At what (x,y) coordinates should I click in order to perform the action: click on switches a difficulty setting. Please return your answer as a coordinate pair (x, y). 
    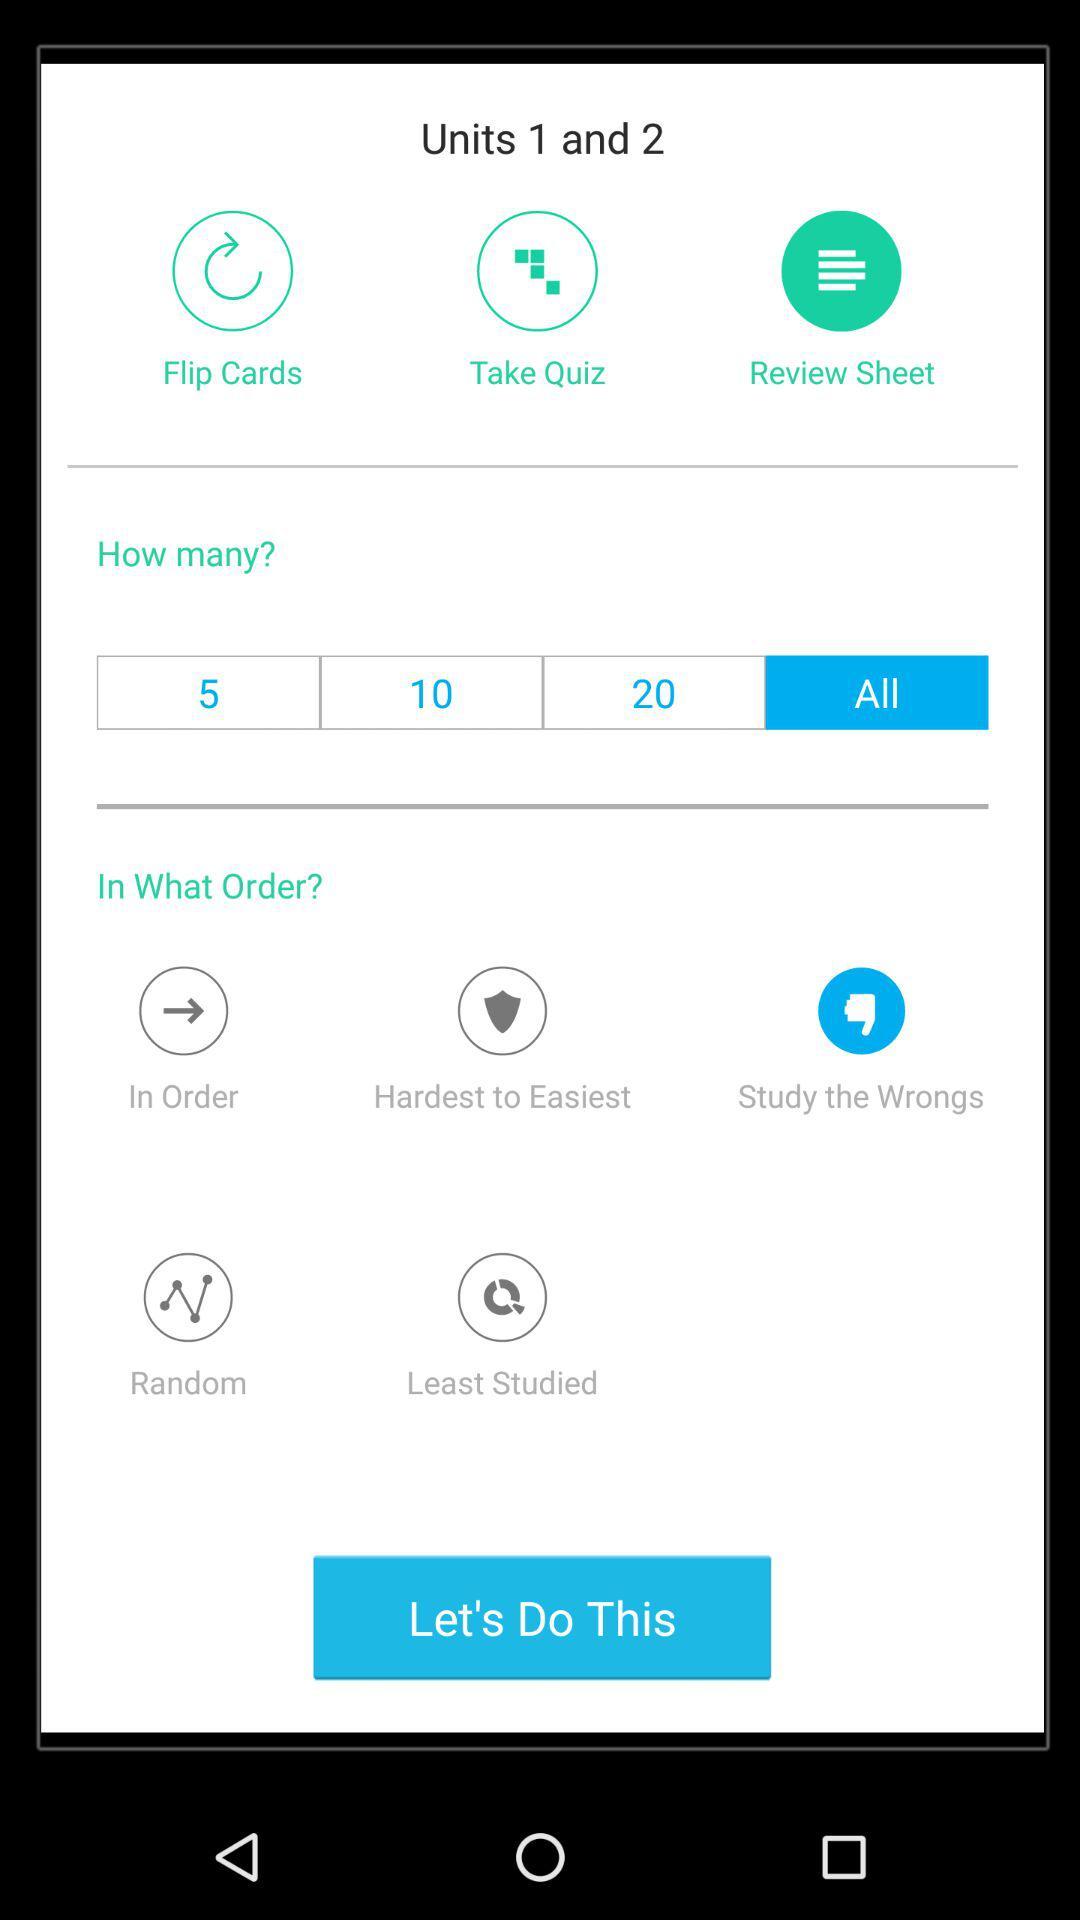
    Looking at the image, I should click on (501, 1011).